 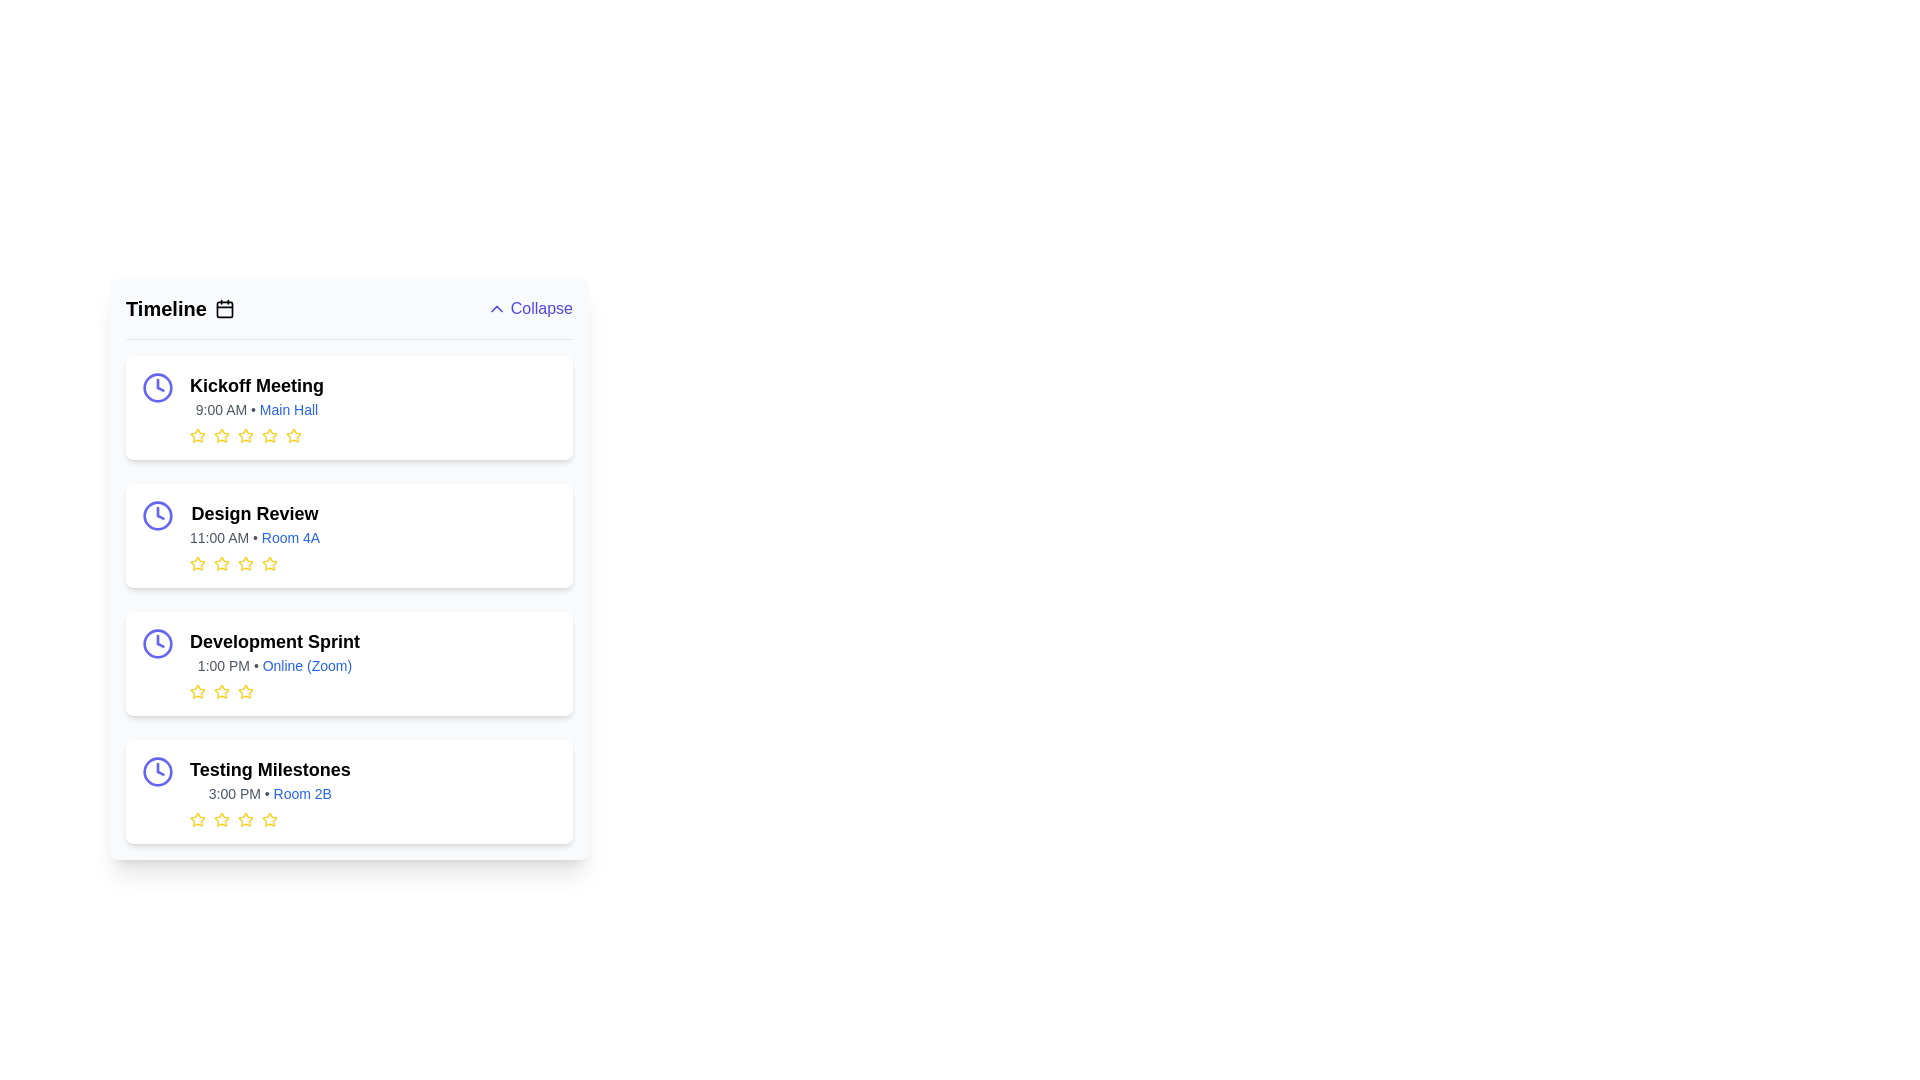 What do you see at coordinates (254, 535) in the screenshot?
I see `the 'Design Review' text block, which features a bold black header and lighter gray text, located in the Timeline section between the 'Kickoff Meeting' and 'Development Sprint' entries` at bounding box center [254, 535].